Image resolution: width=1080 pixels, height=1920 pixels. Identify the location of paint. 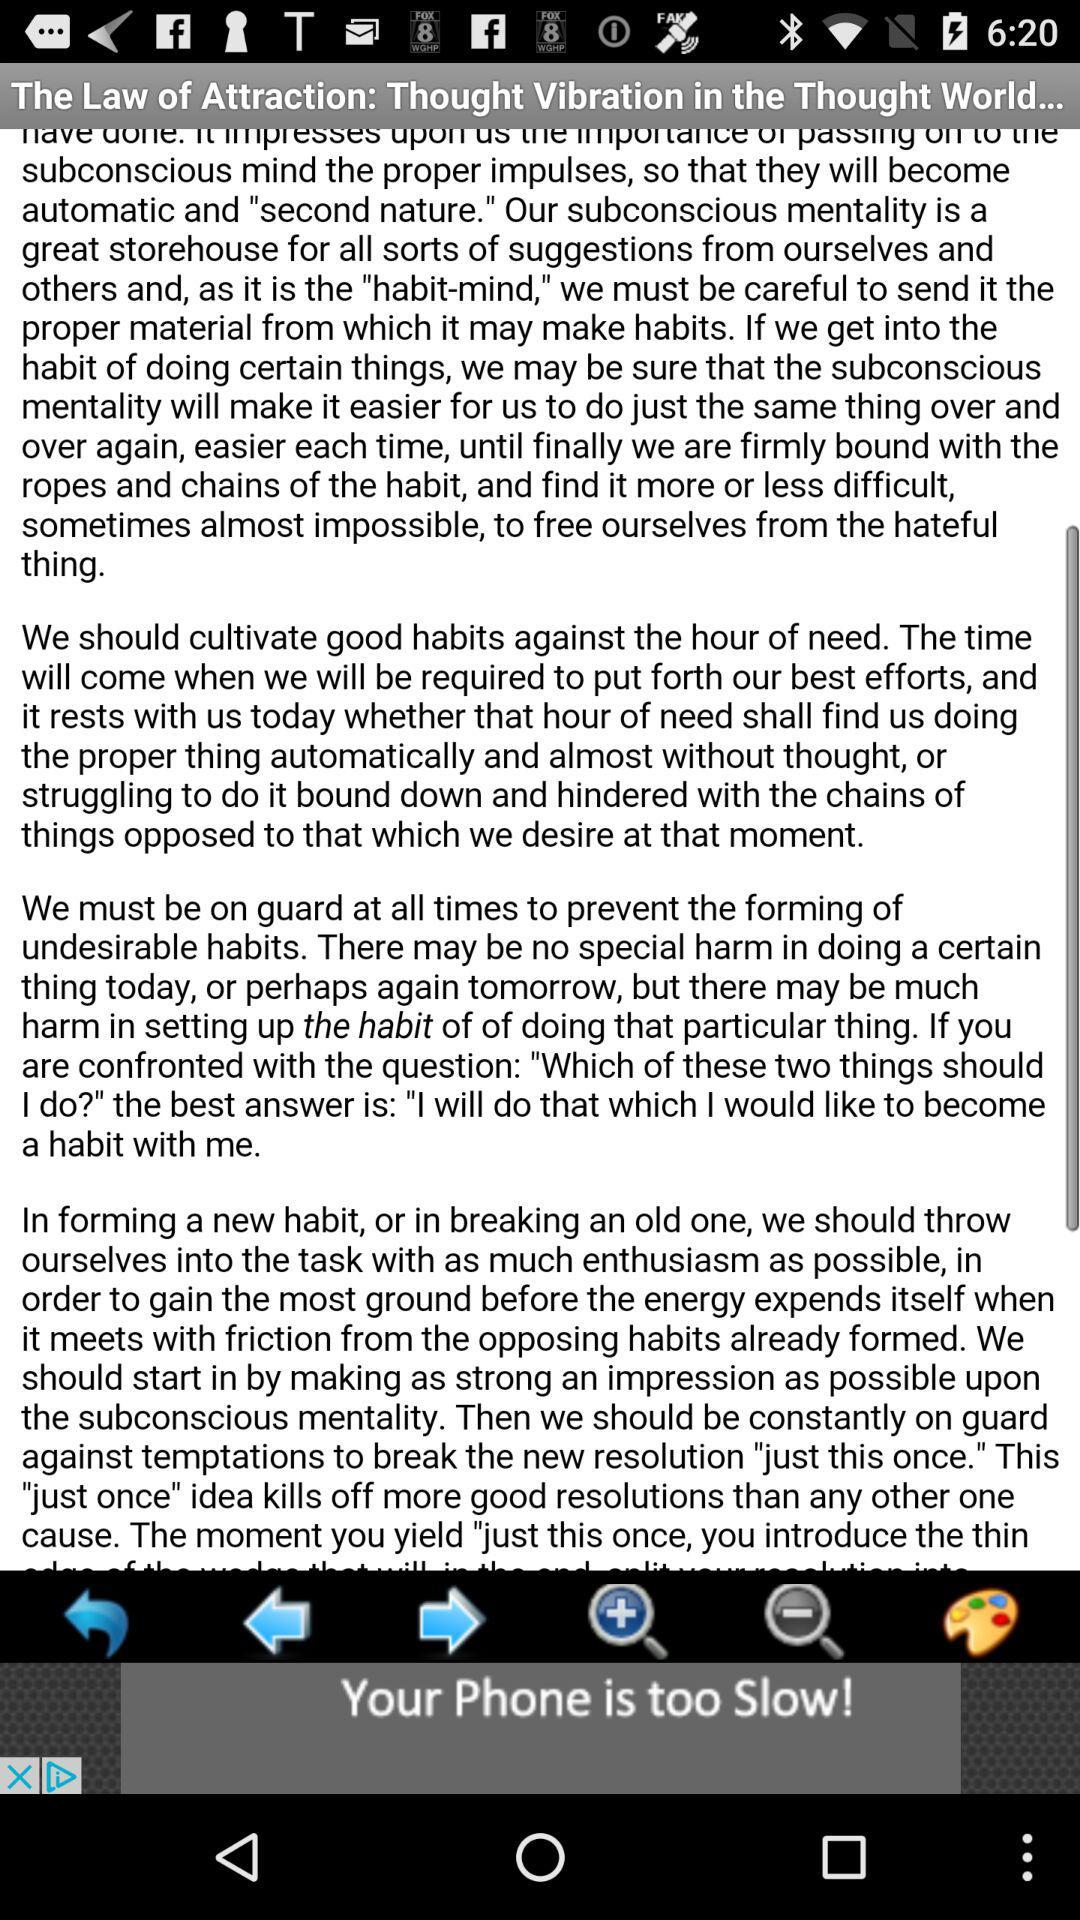
(979, 1621).